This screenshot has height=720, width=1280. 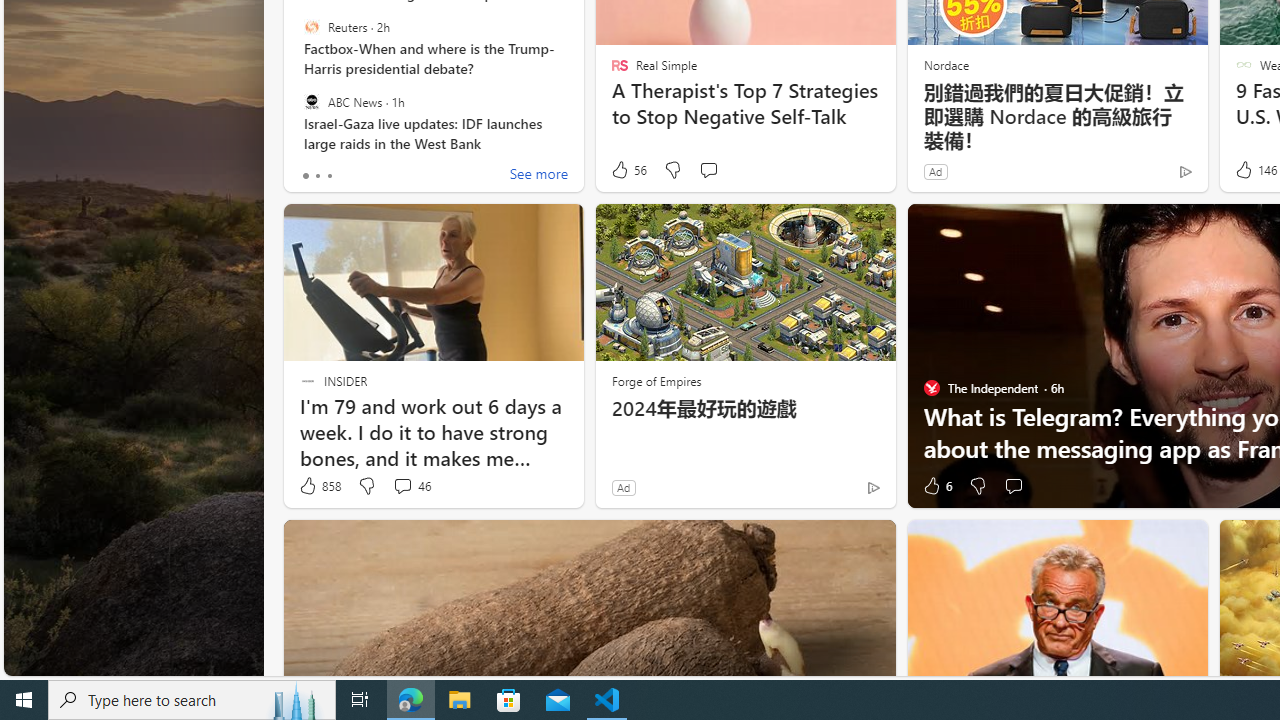 What do you see at coordinates (304, 175) in the screenshot?
I see `'tab-0'` at bounding box center [304, 175].